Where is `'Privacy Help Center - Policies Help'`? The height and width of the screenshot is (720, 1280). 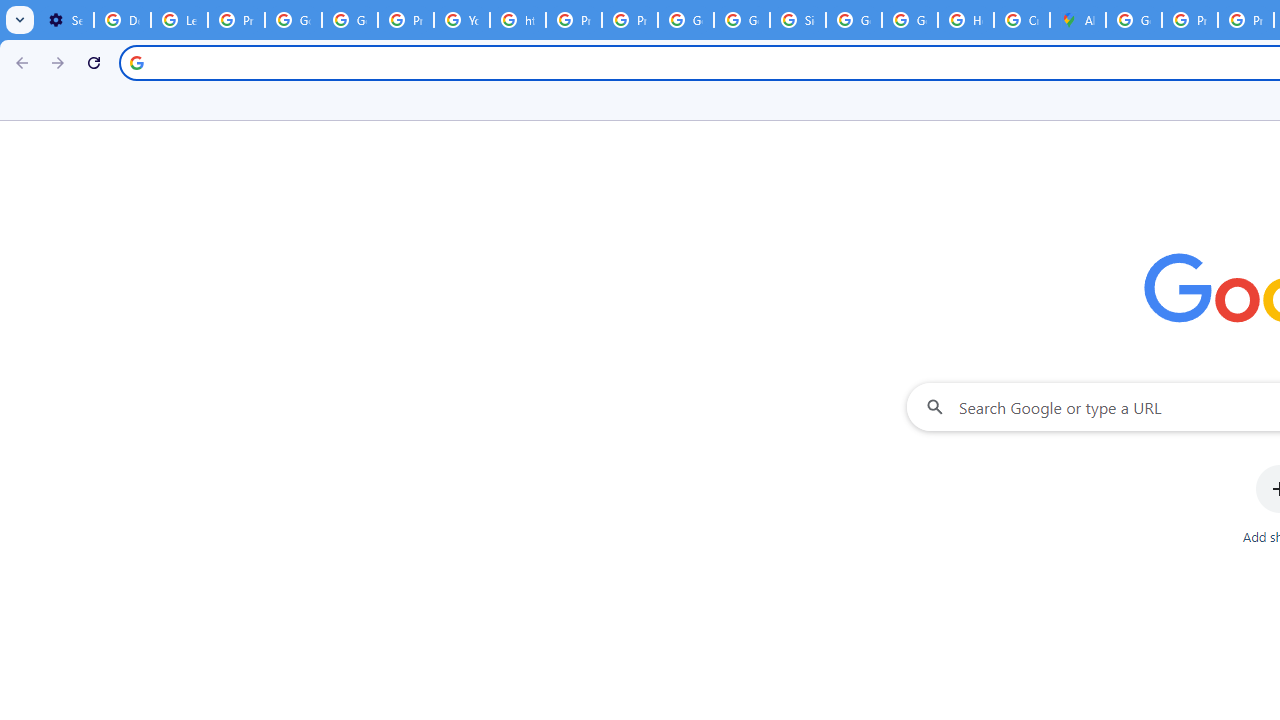 'Privacy Help Center - Policies Help' is located at coordinates (573, 20).